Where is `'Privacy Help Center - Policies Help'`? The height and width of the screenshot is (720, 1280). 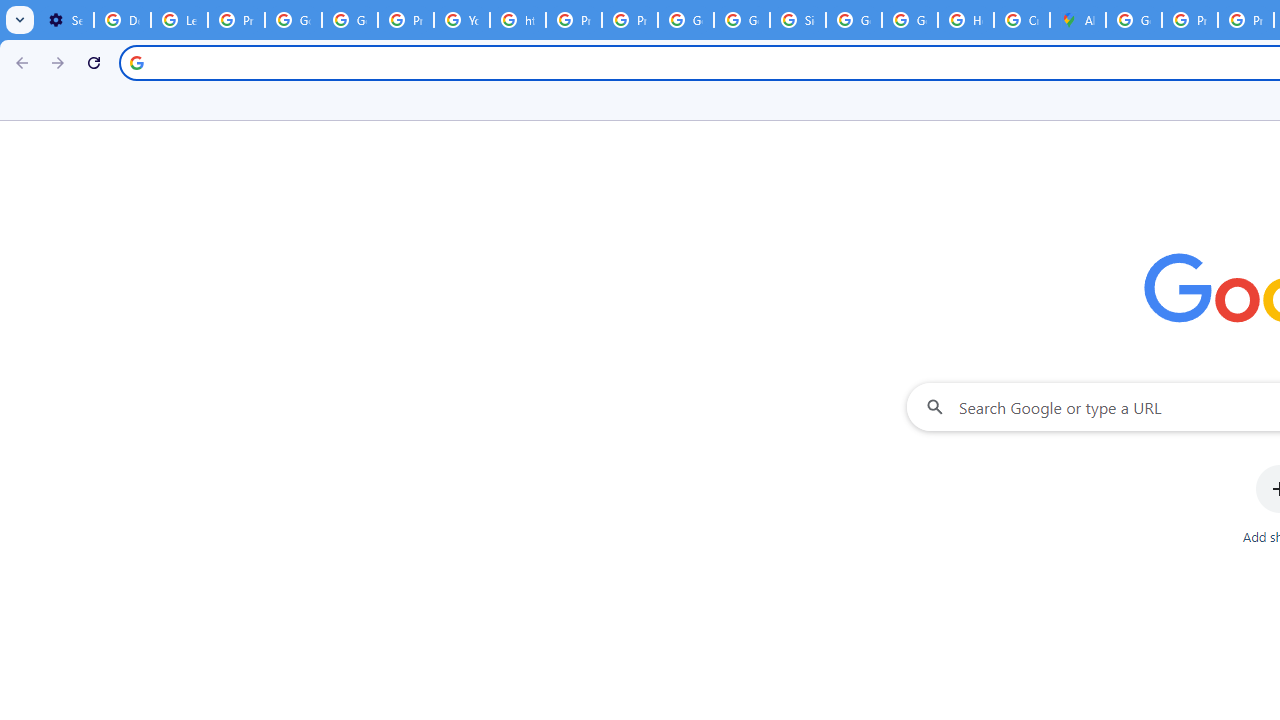 'Privacy Help Center - Policies Help' is located at coordinates (573, 20).